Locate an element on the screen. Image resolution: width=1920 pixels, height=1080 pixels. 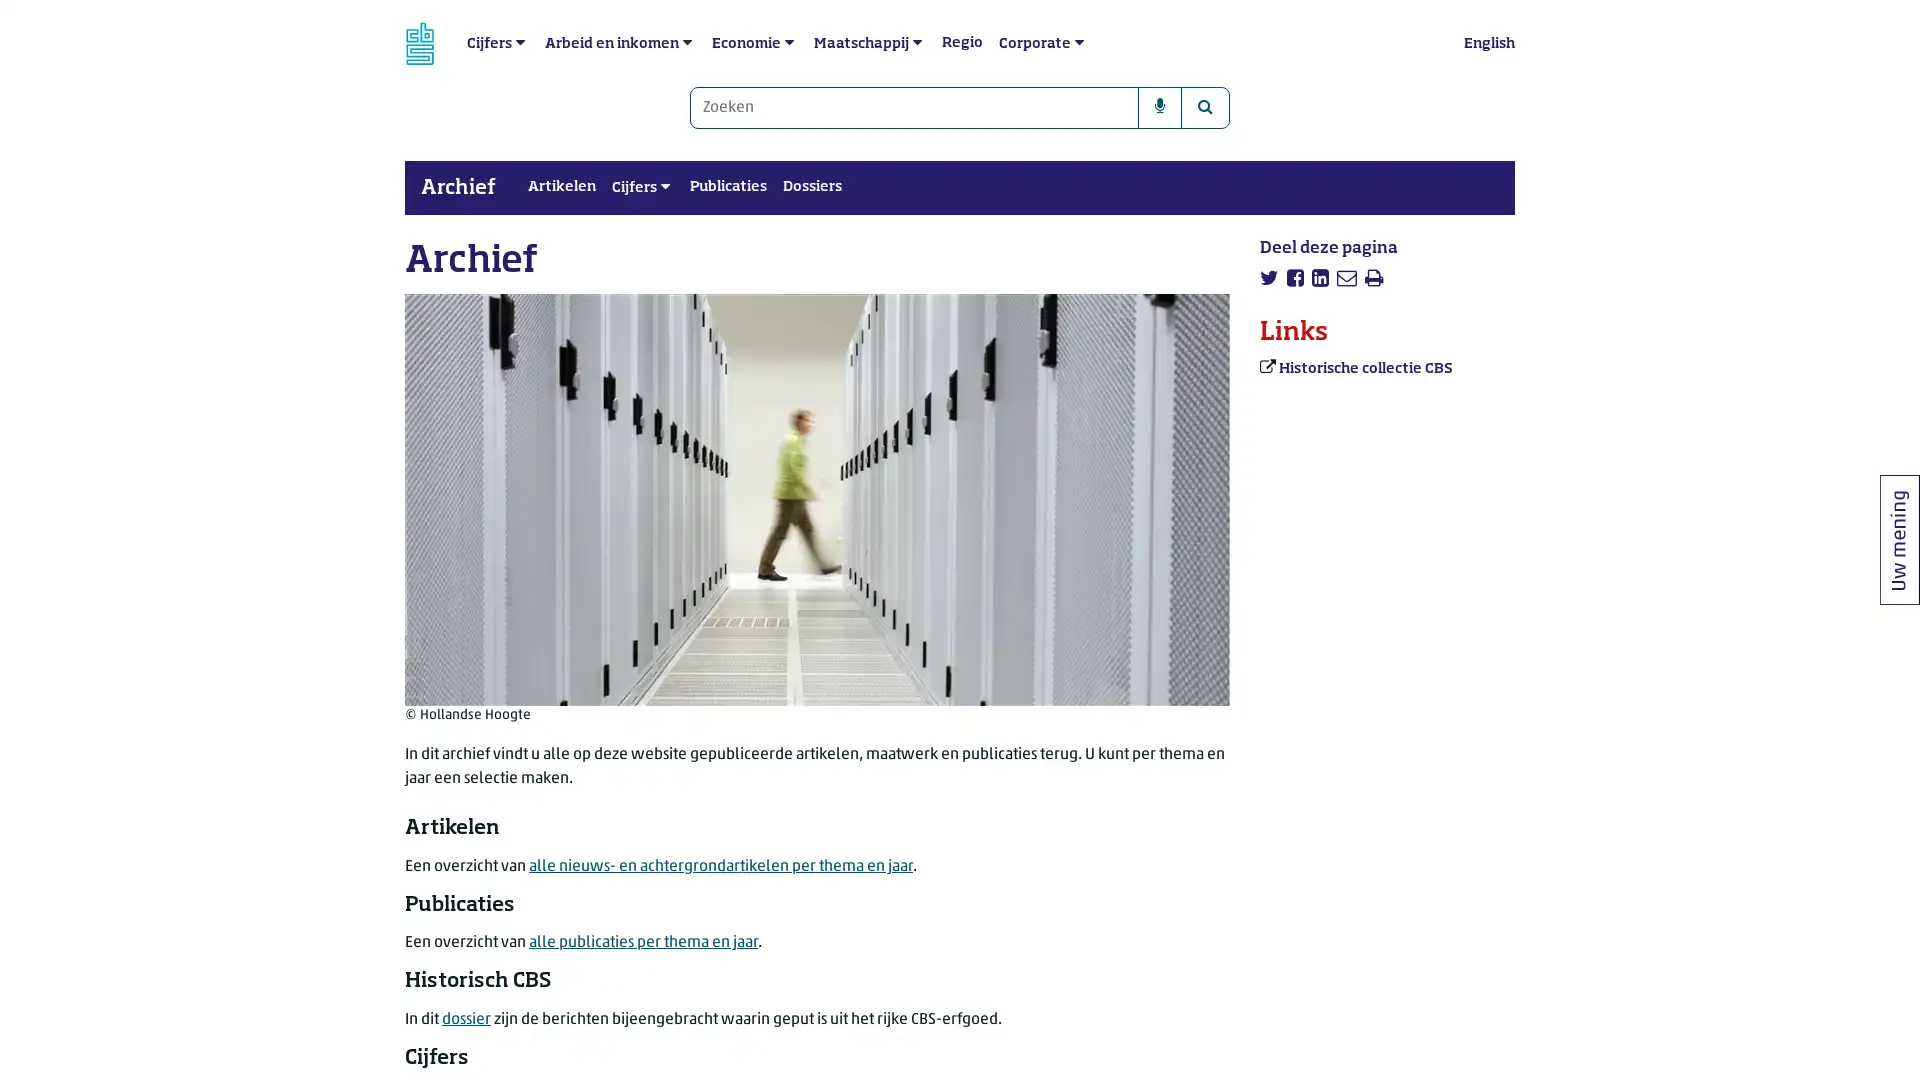
submenu Arbeid en inkomen is located at coordinates (687, 42).